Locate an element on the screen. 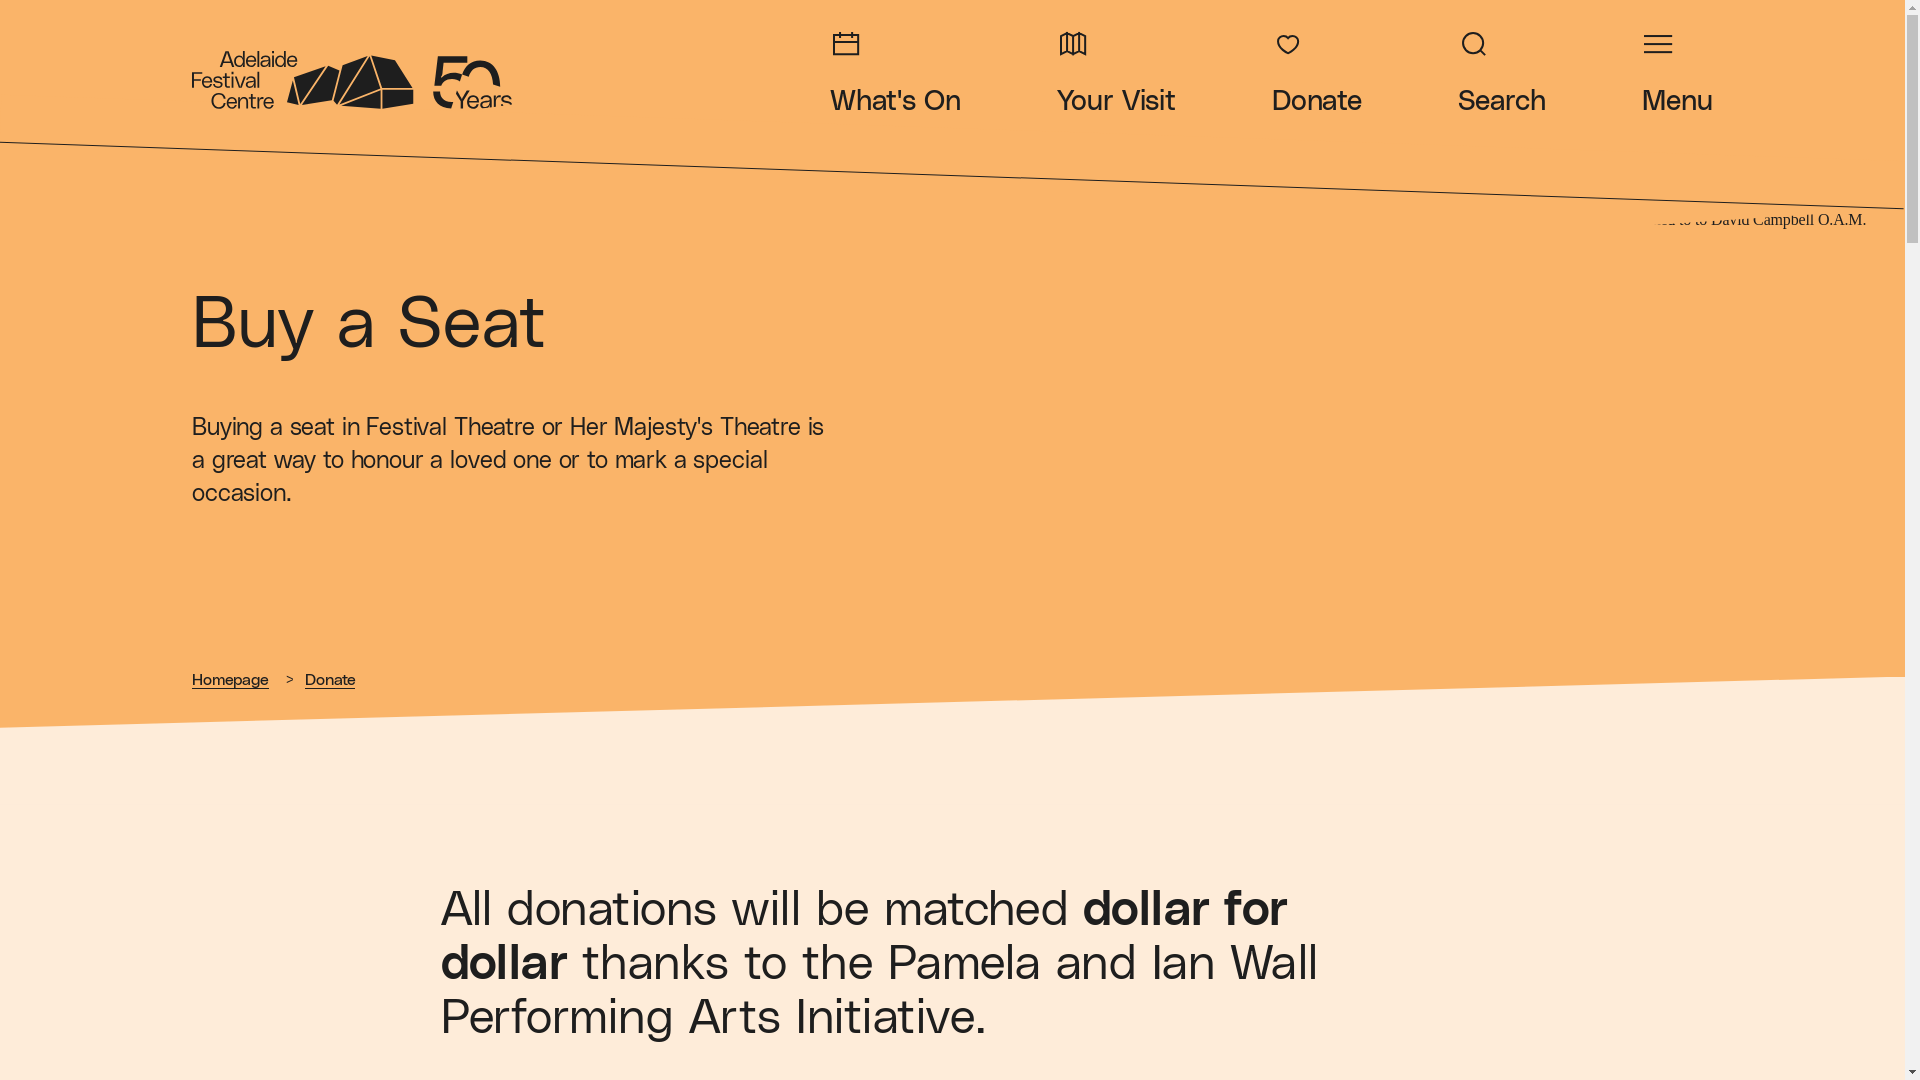  'Search' is located at coordinates (1502, 71).